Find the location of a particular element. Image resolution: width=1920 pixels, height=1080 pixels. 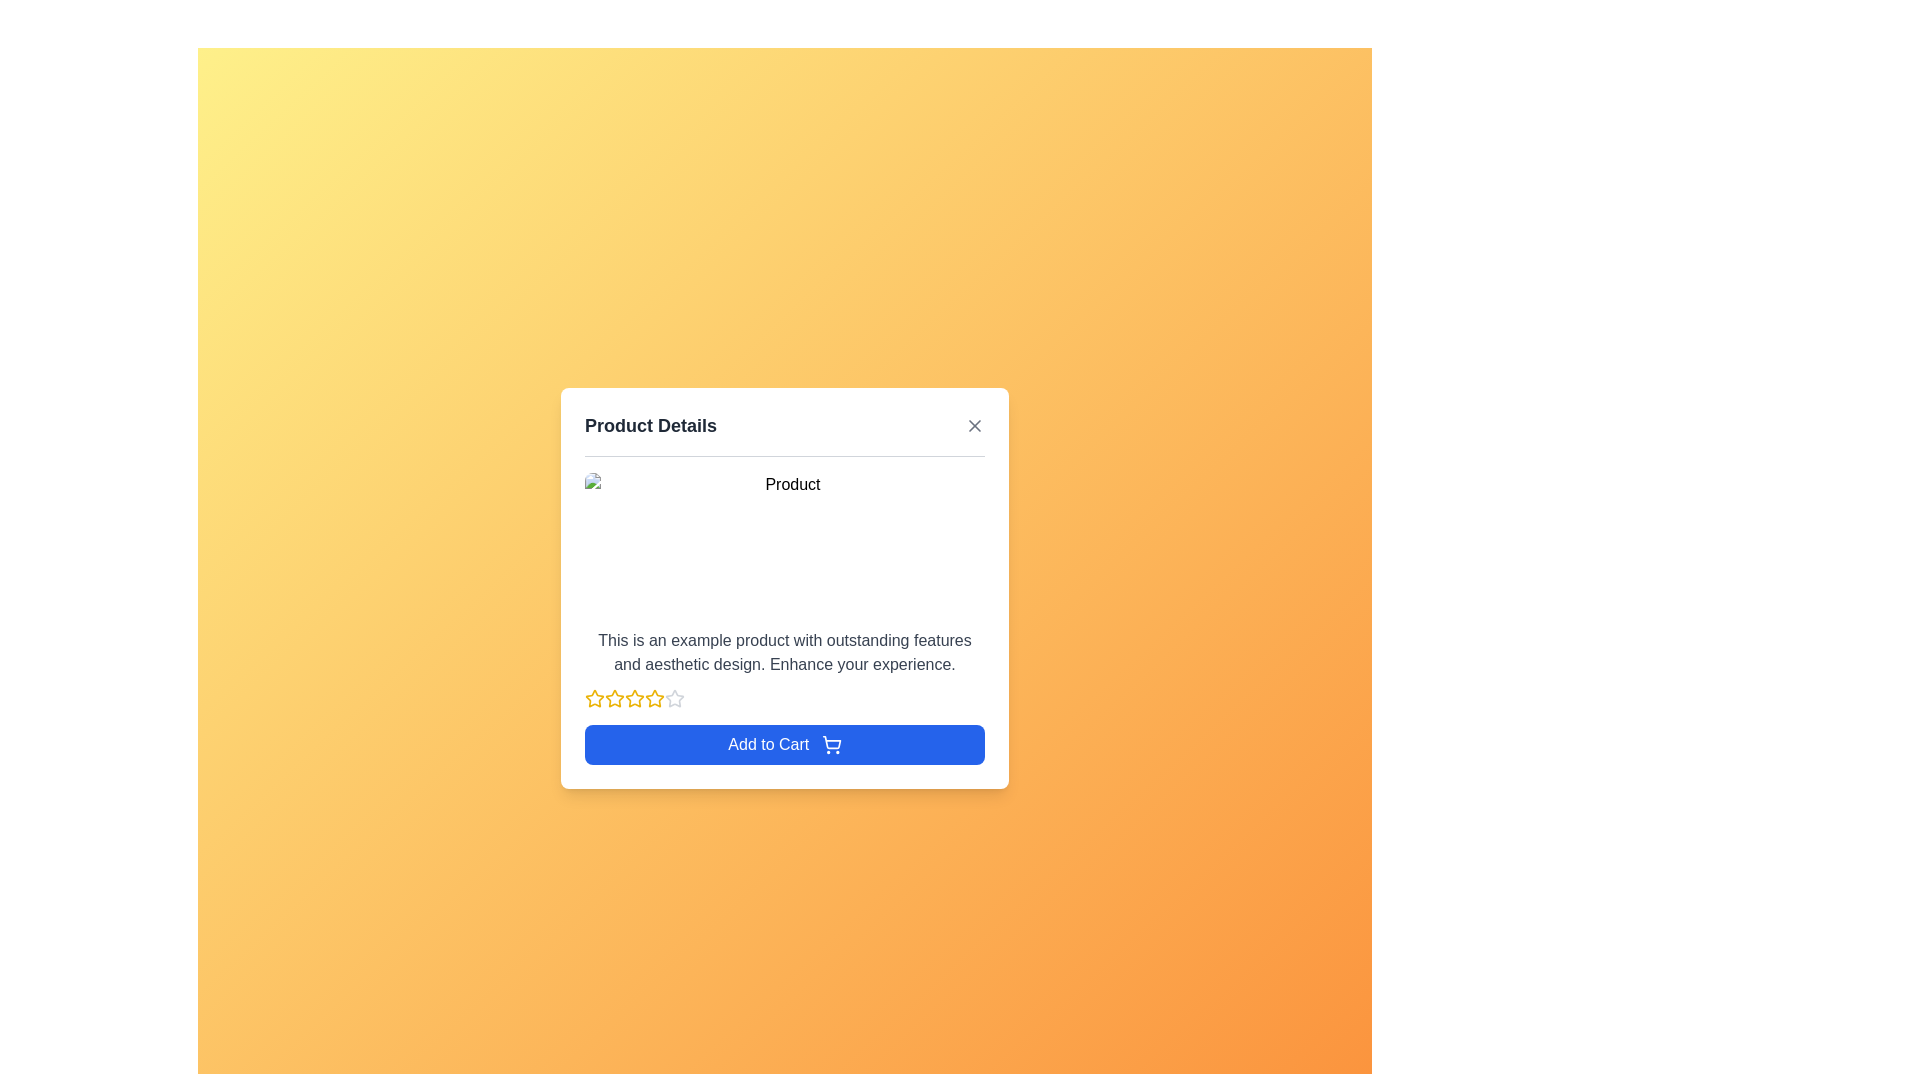

the 5th star-shaped icon/button in a series of 6 stars is located at coordinates (675, 697).